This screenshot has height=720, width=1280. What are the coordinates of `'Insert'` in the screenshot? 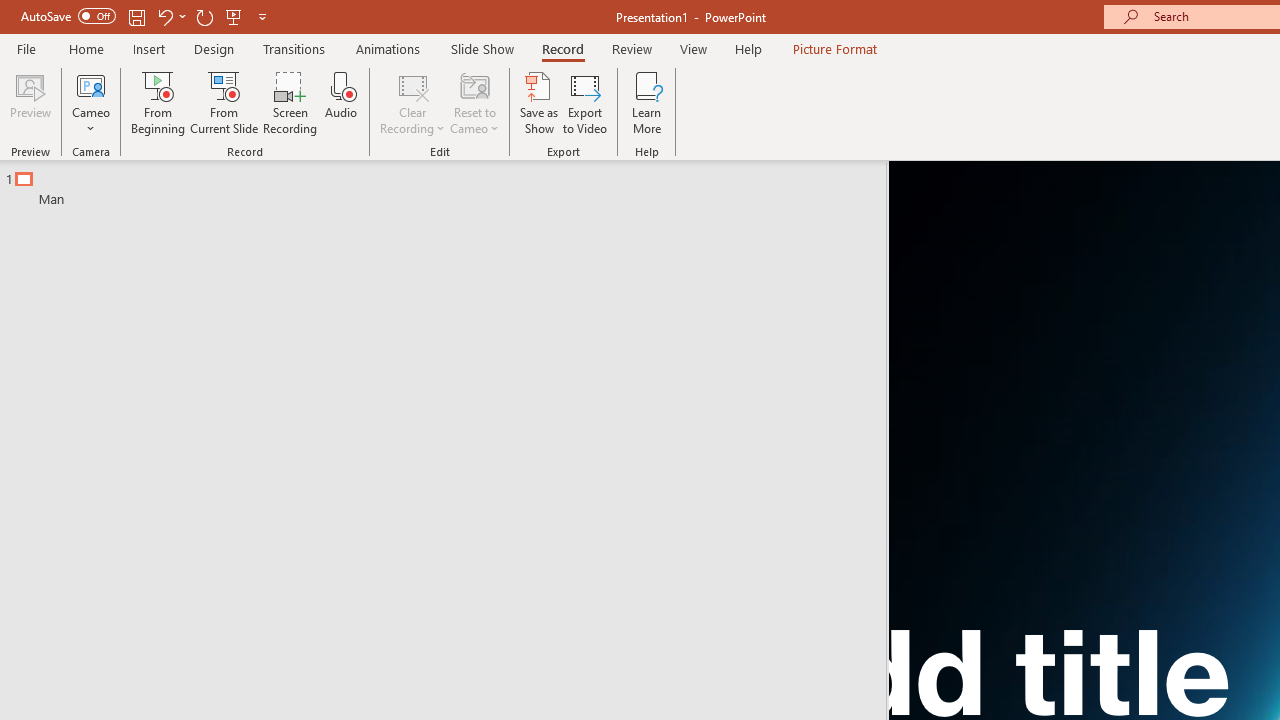 It's located at (148, 48).